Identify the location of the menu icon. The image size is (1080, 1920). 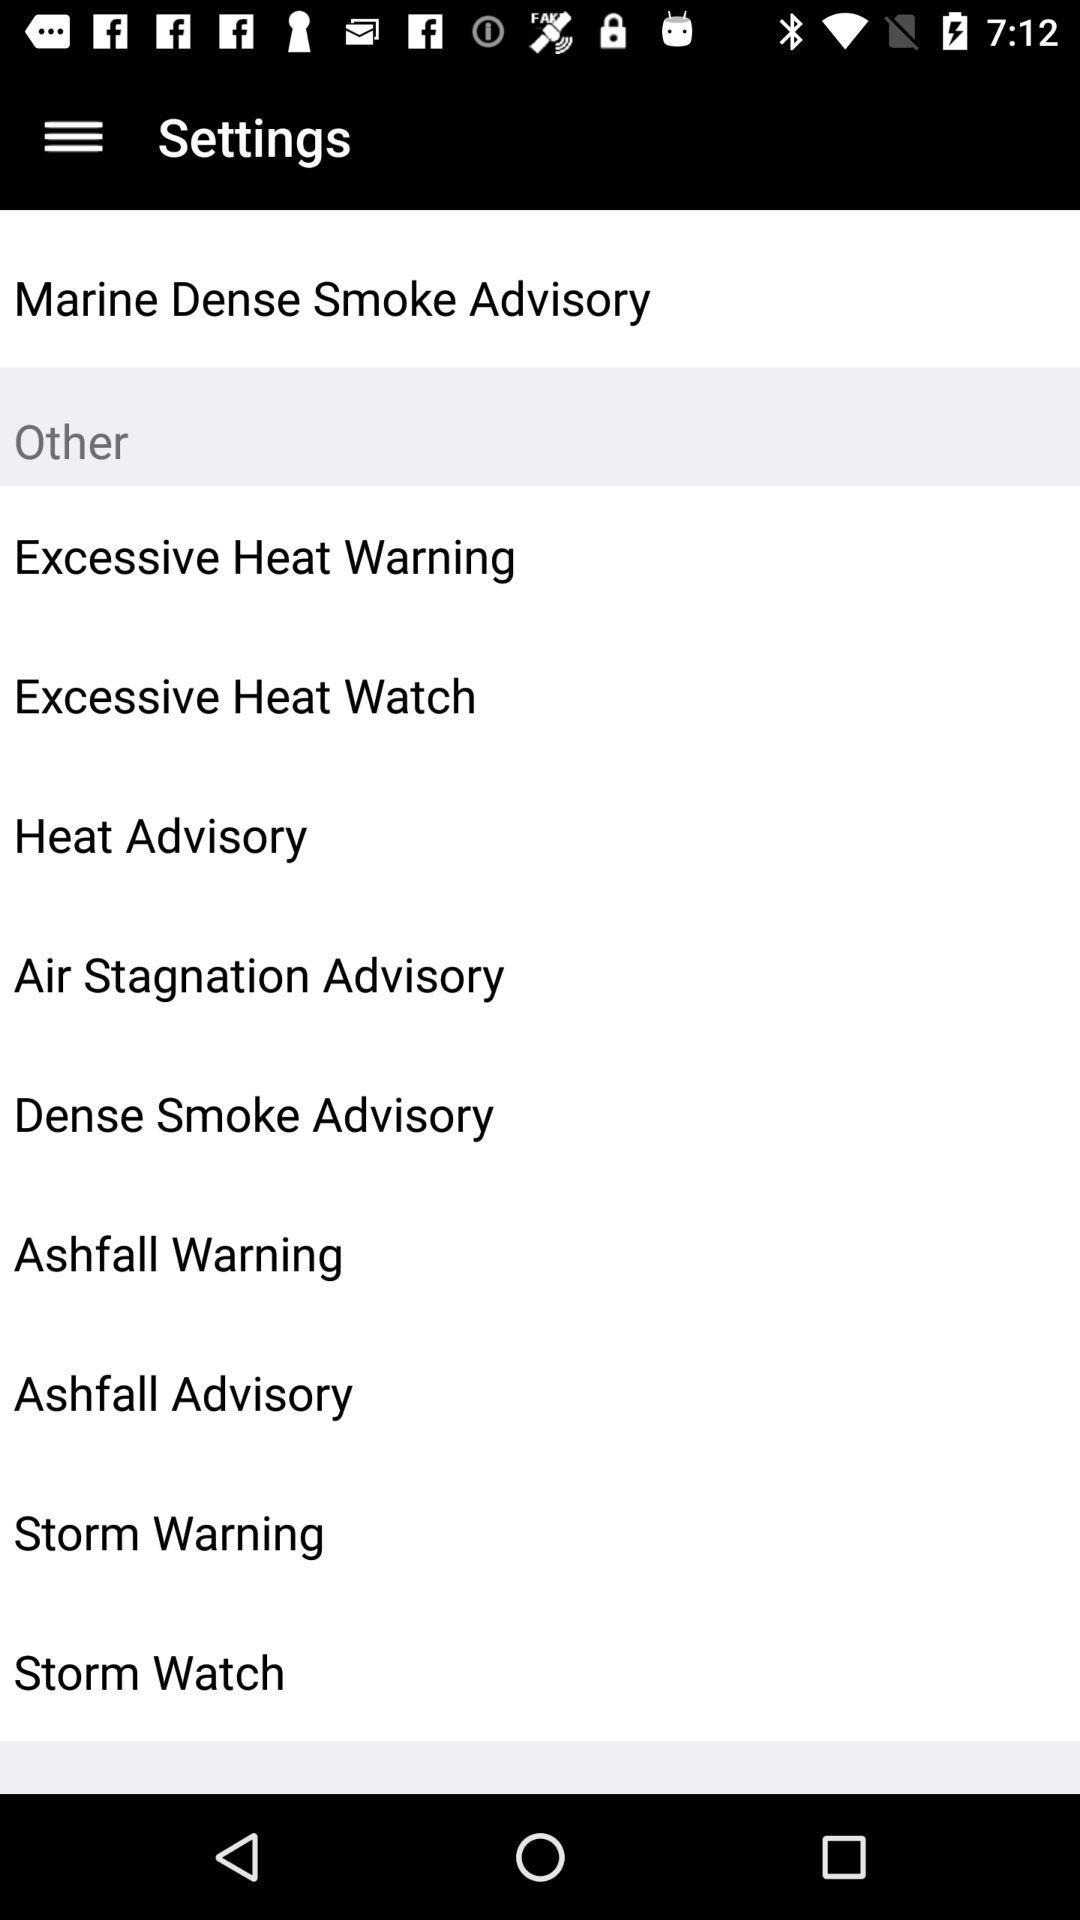
(72, 135).